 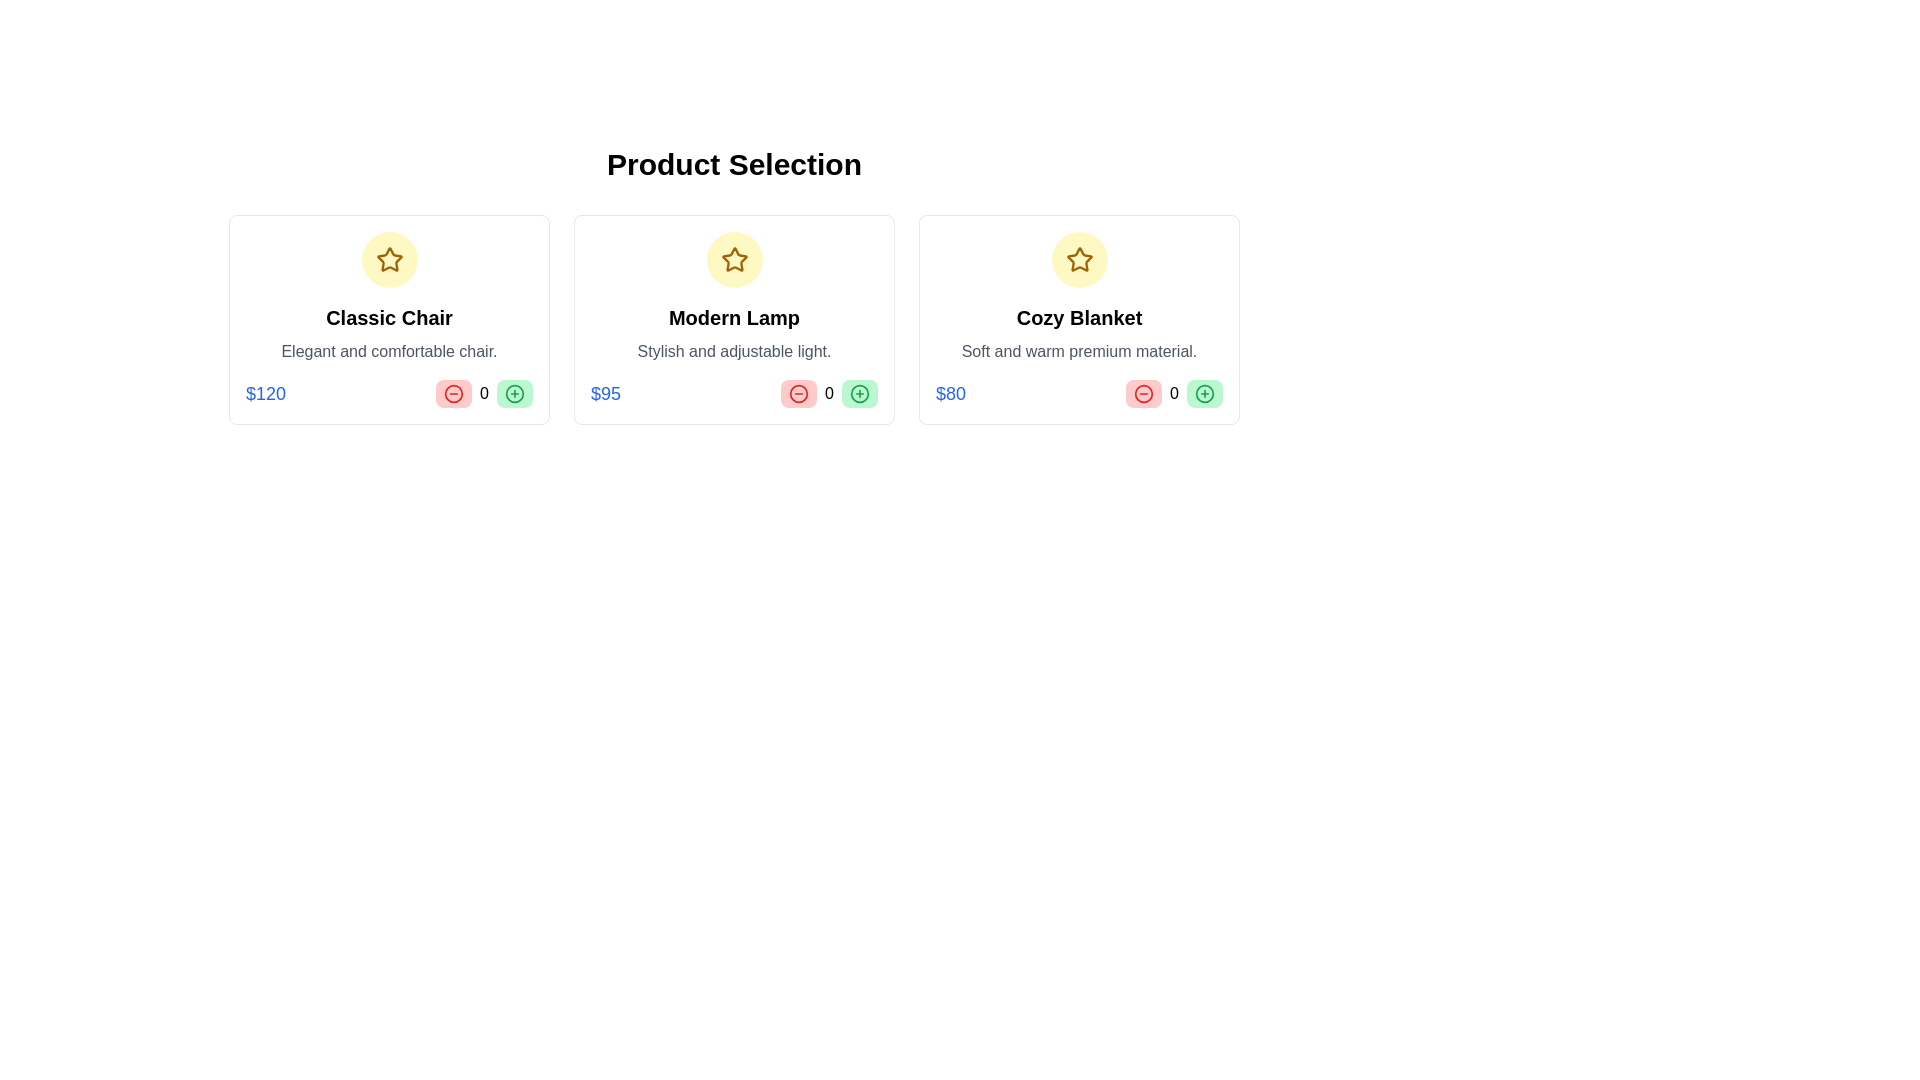 What do you see at coordinates (514, 393) in the screenshot?
I see `the button with a plus sign located at the bottom right corner within the card labeled 'Classic Chair' to increment the counter or add an item` at bounding box center [514, 393].